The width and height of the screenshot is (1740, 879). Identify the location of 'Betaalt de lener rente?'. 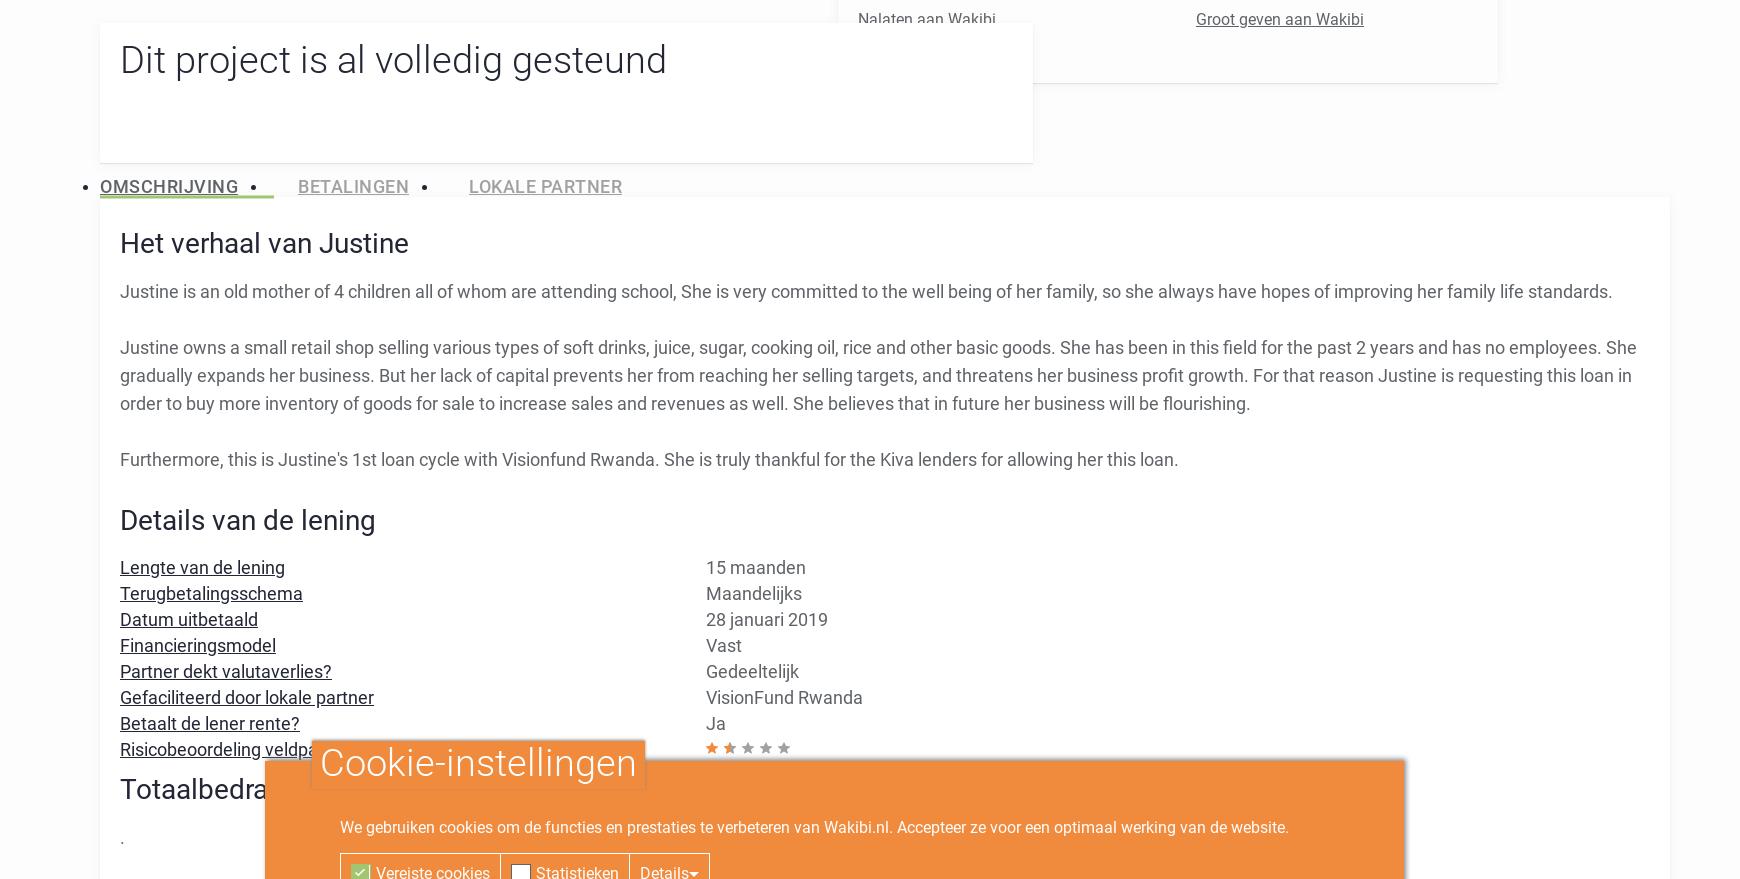
(209, 721).